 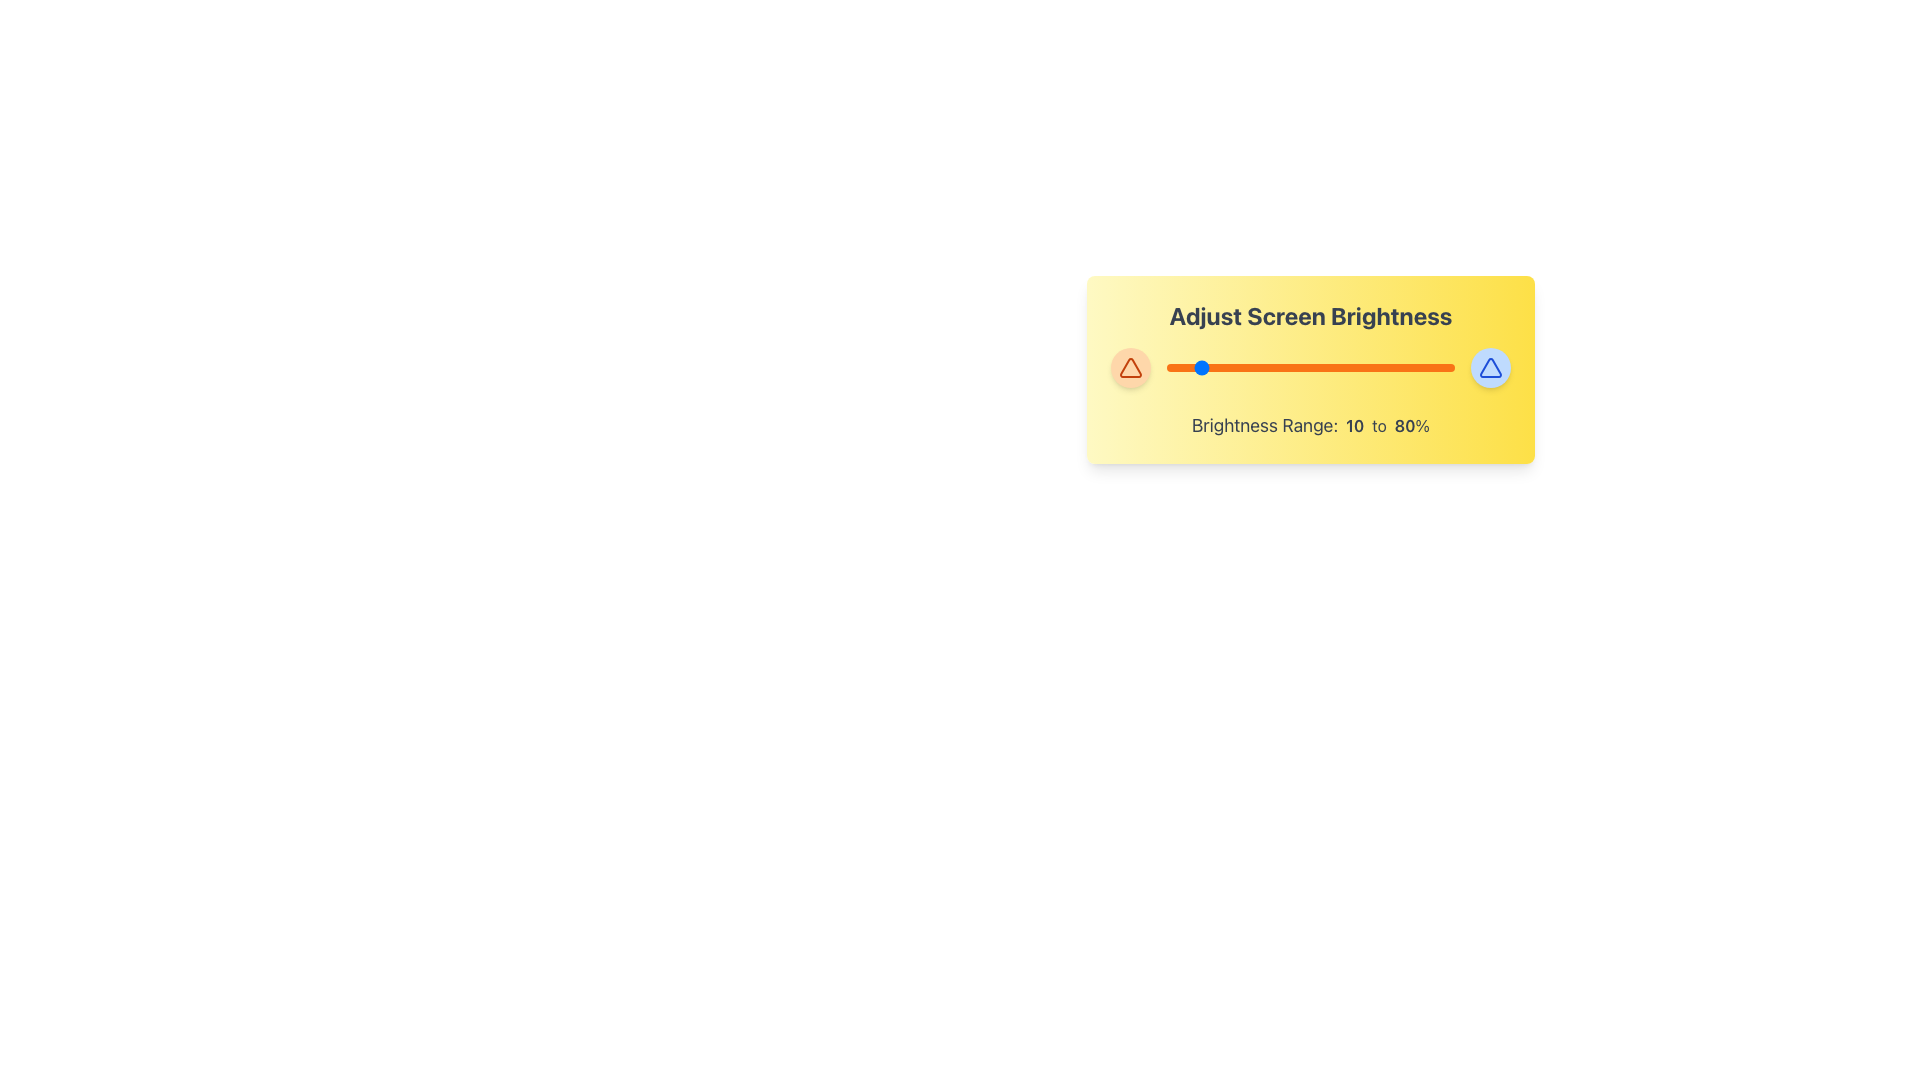 What do you see at coordinates (1207, 367) in the screenshot?
I see `brightness` at bounding box center [1207, 367].